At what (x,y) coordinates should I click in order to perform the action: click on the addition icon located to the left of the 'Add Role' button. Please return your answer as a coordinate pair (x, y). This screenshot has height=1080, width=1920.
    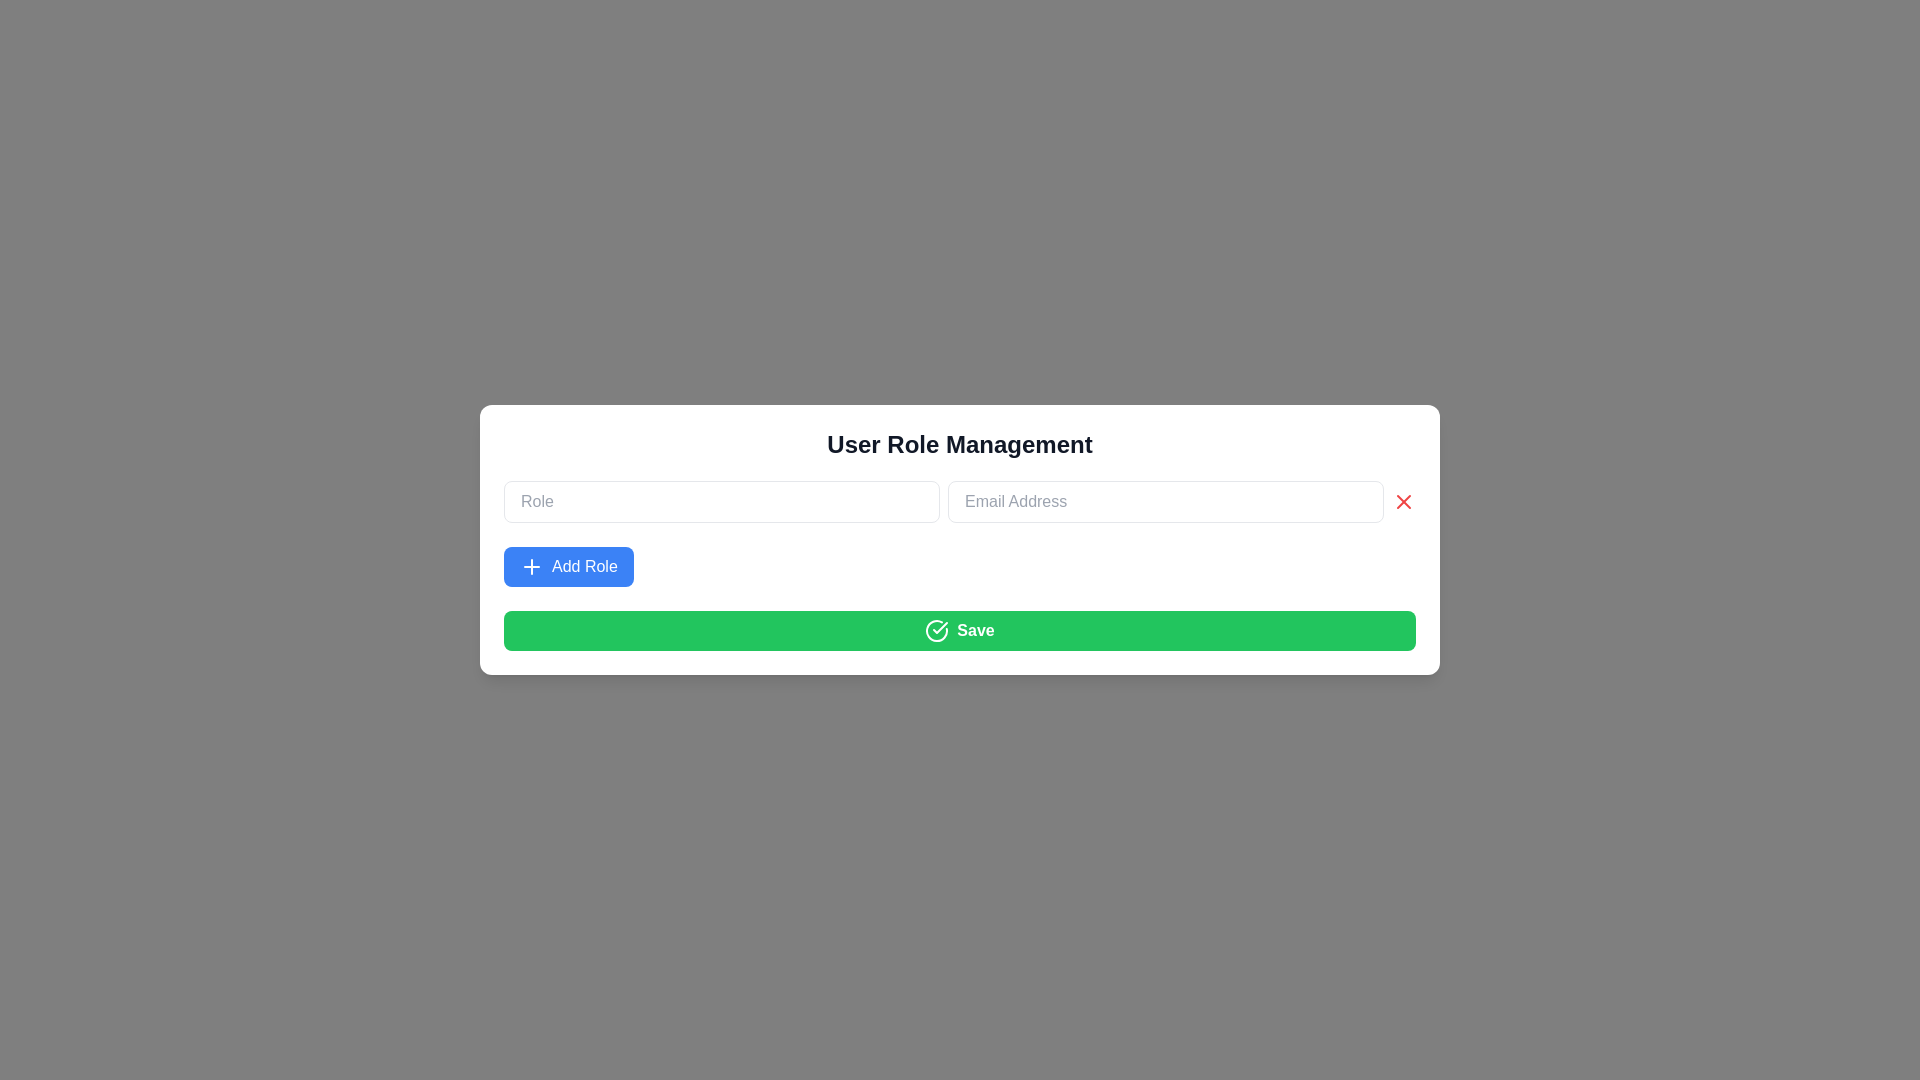
    Looking at the image, I should click on (532, 567).